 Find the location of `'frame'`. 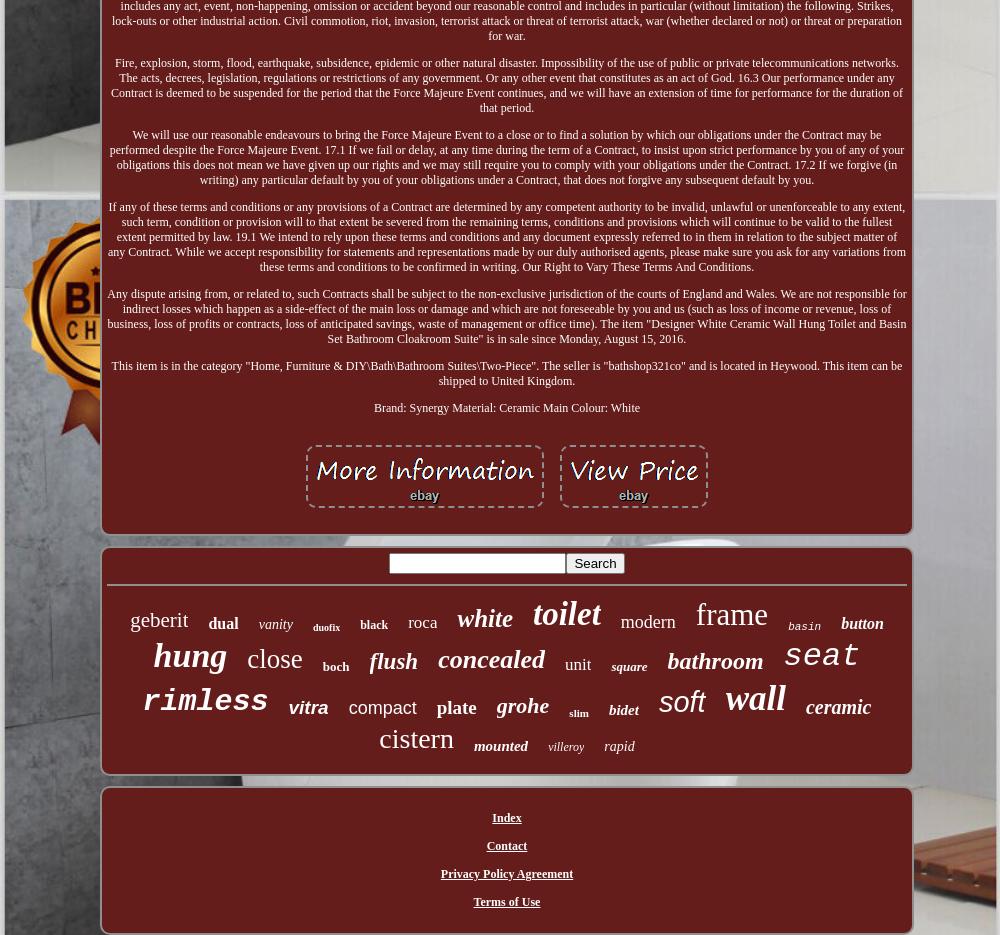

'frame' is located at coordinates (730, 612).